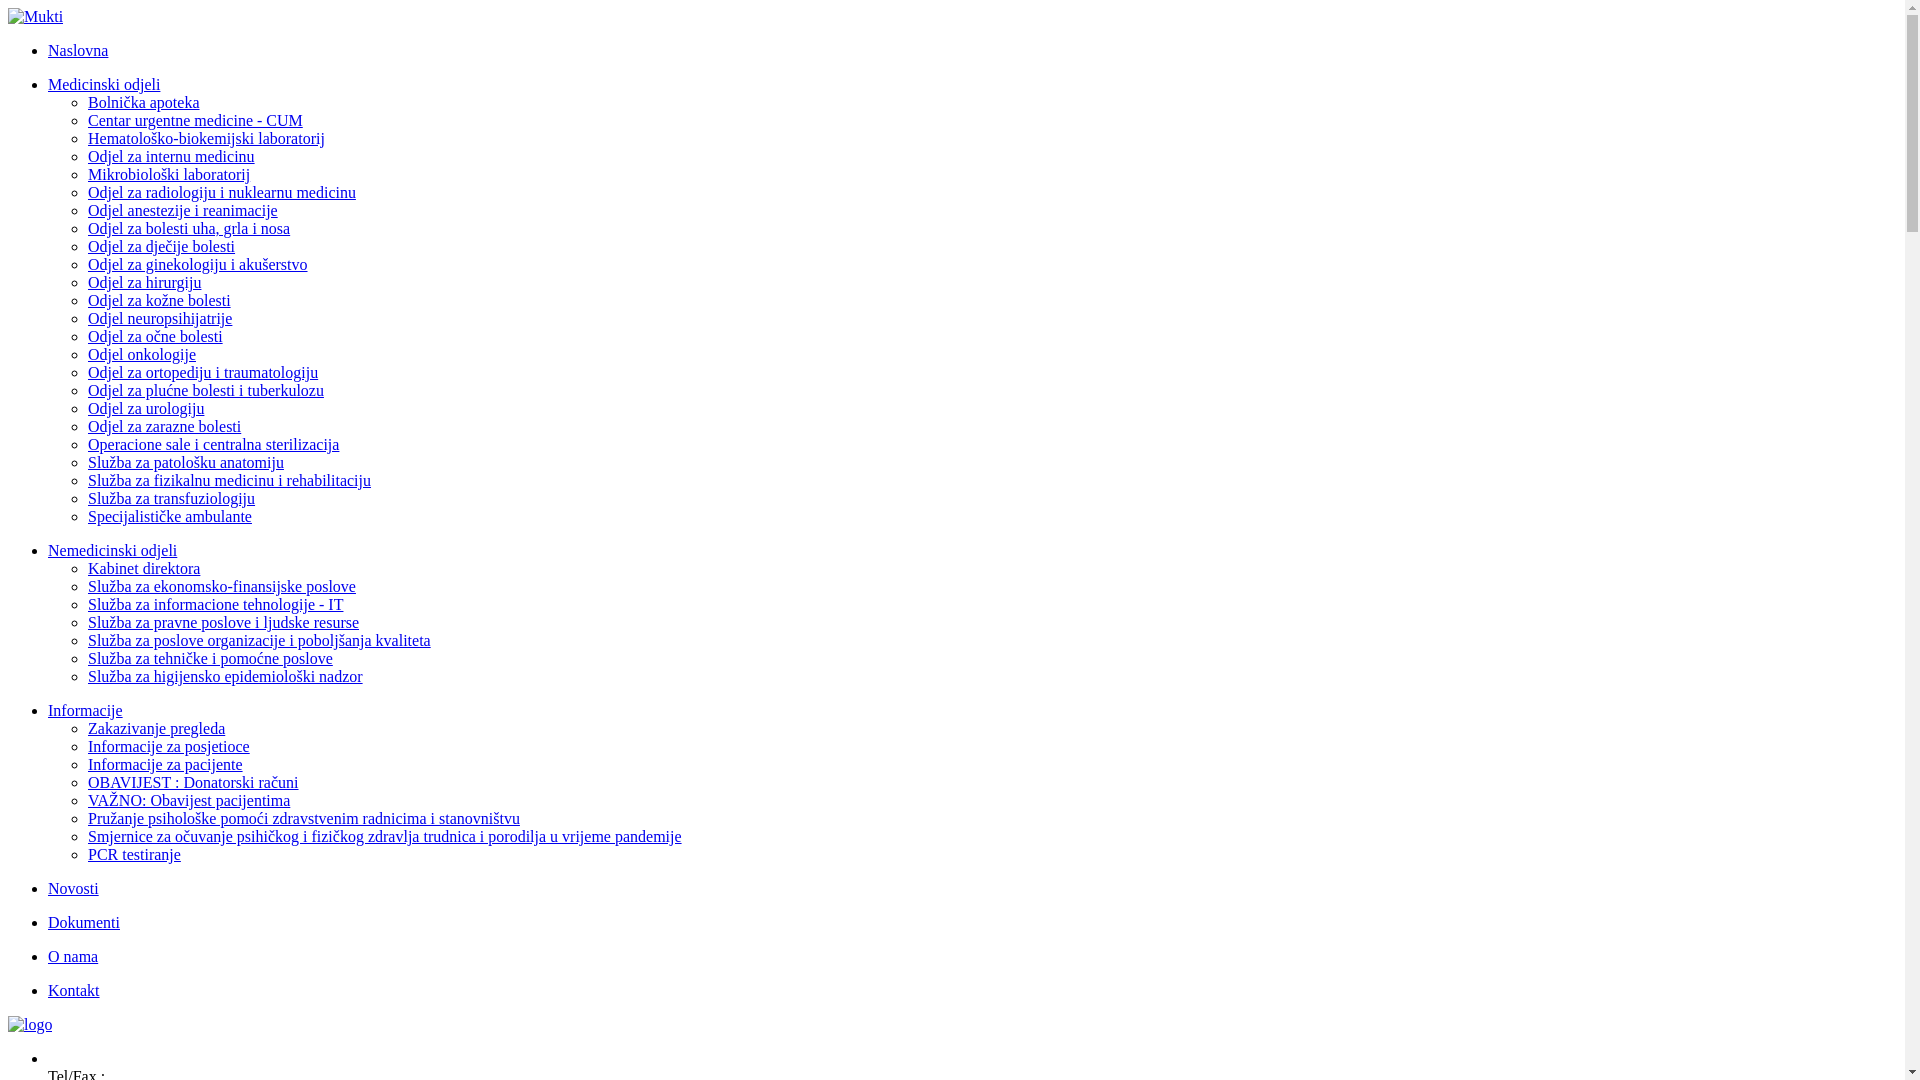  Describe the element at coordinates (182, 210) in the screenshot. I see `'Odjel anestezije i reanimacije'` at that location.